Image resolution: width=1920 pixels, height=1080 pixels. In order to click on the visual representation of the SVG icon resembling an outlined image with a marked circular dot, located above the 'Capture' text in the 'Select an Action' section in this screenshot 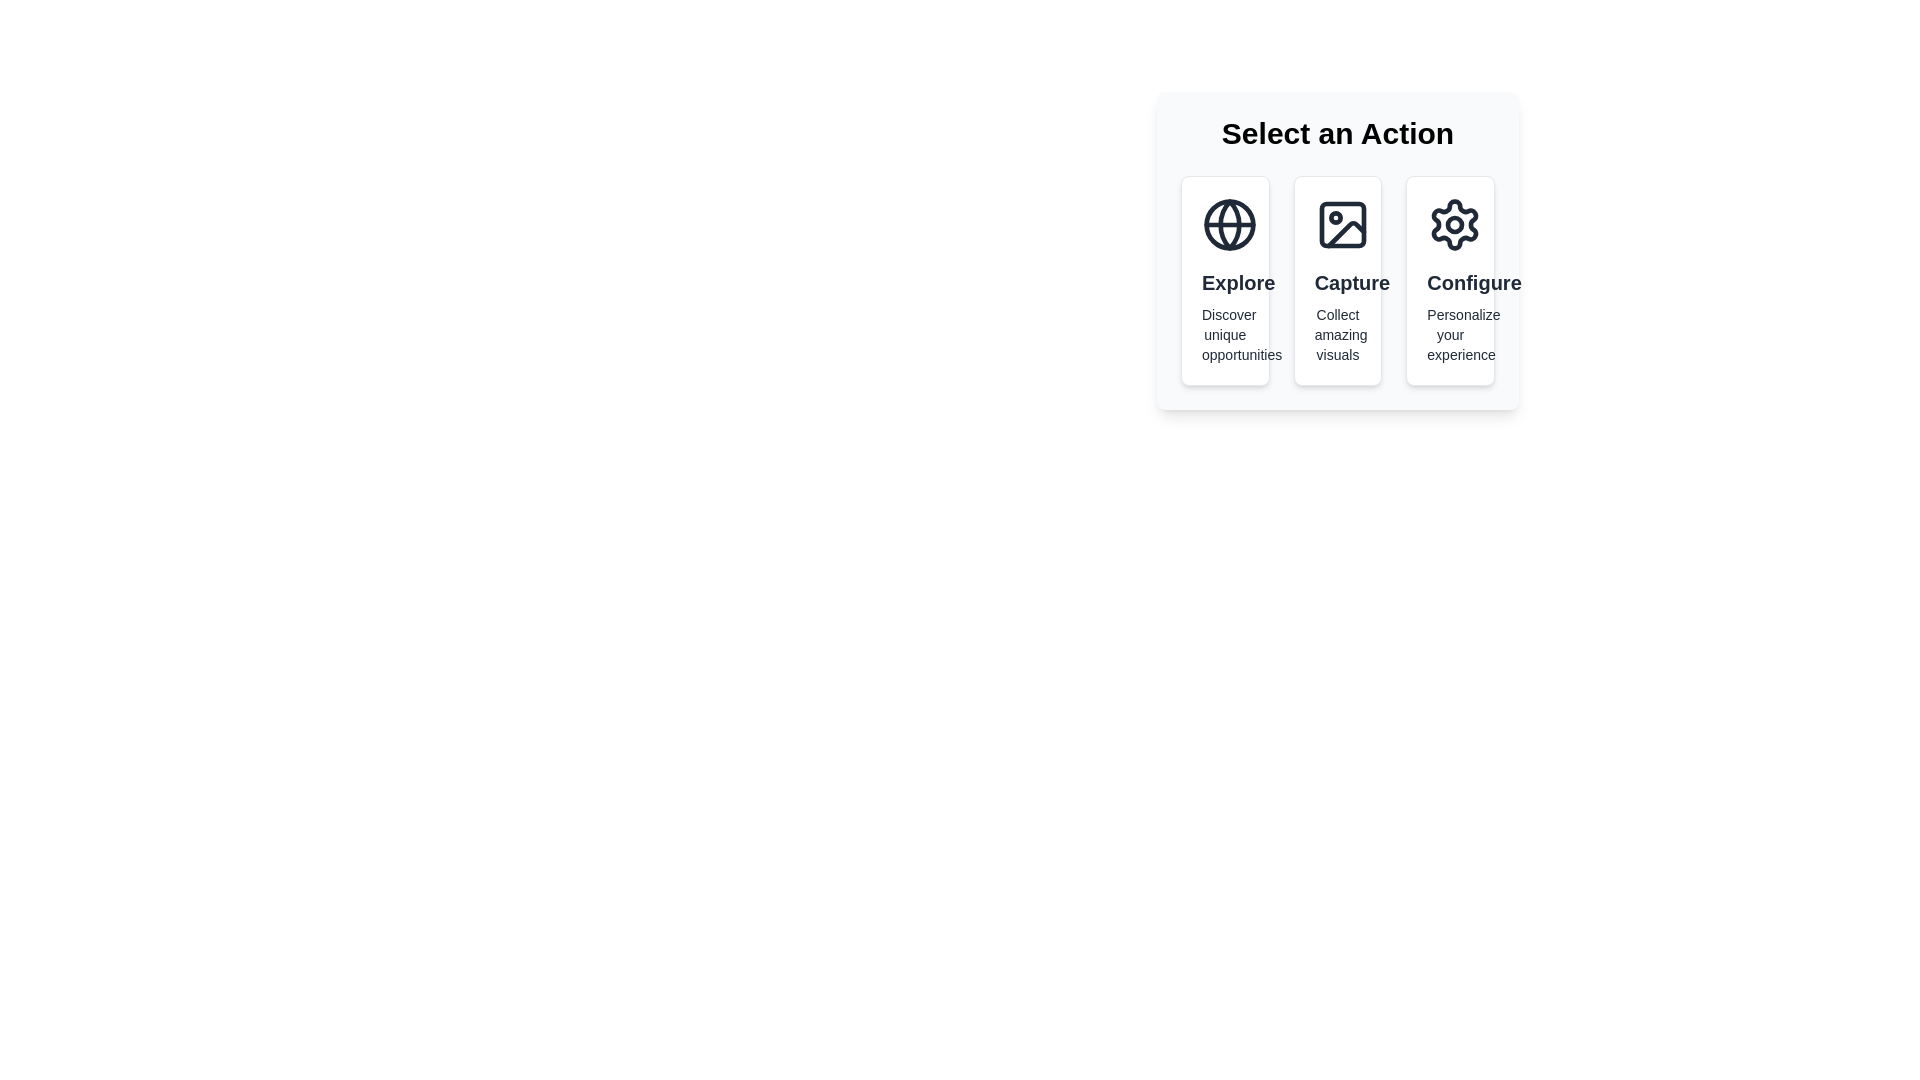, I will do `click(1342, 224)`.